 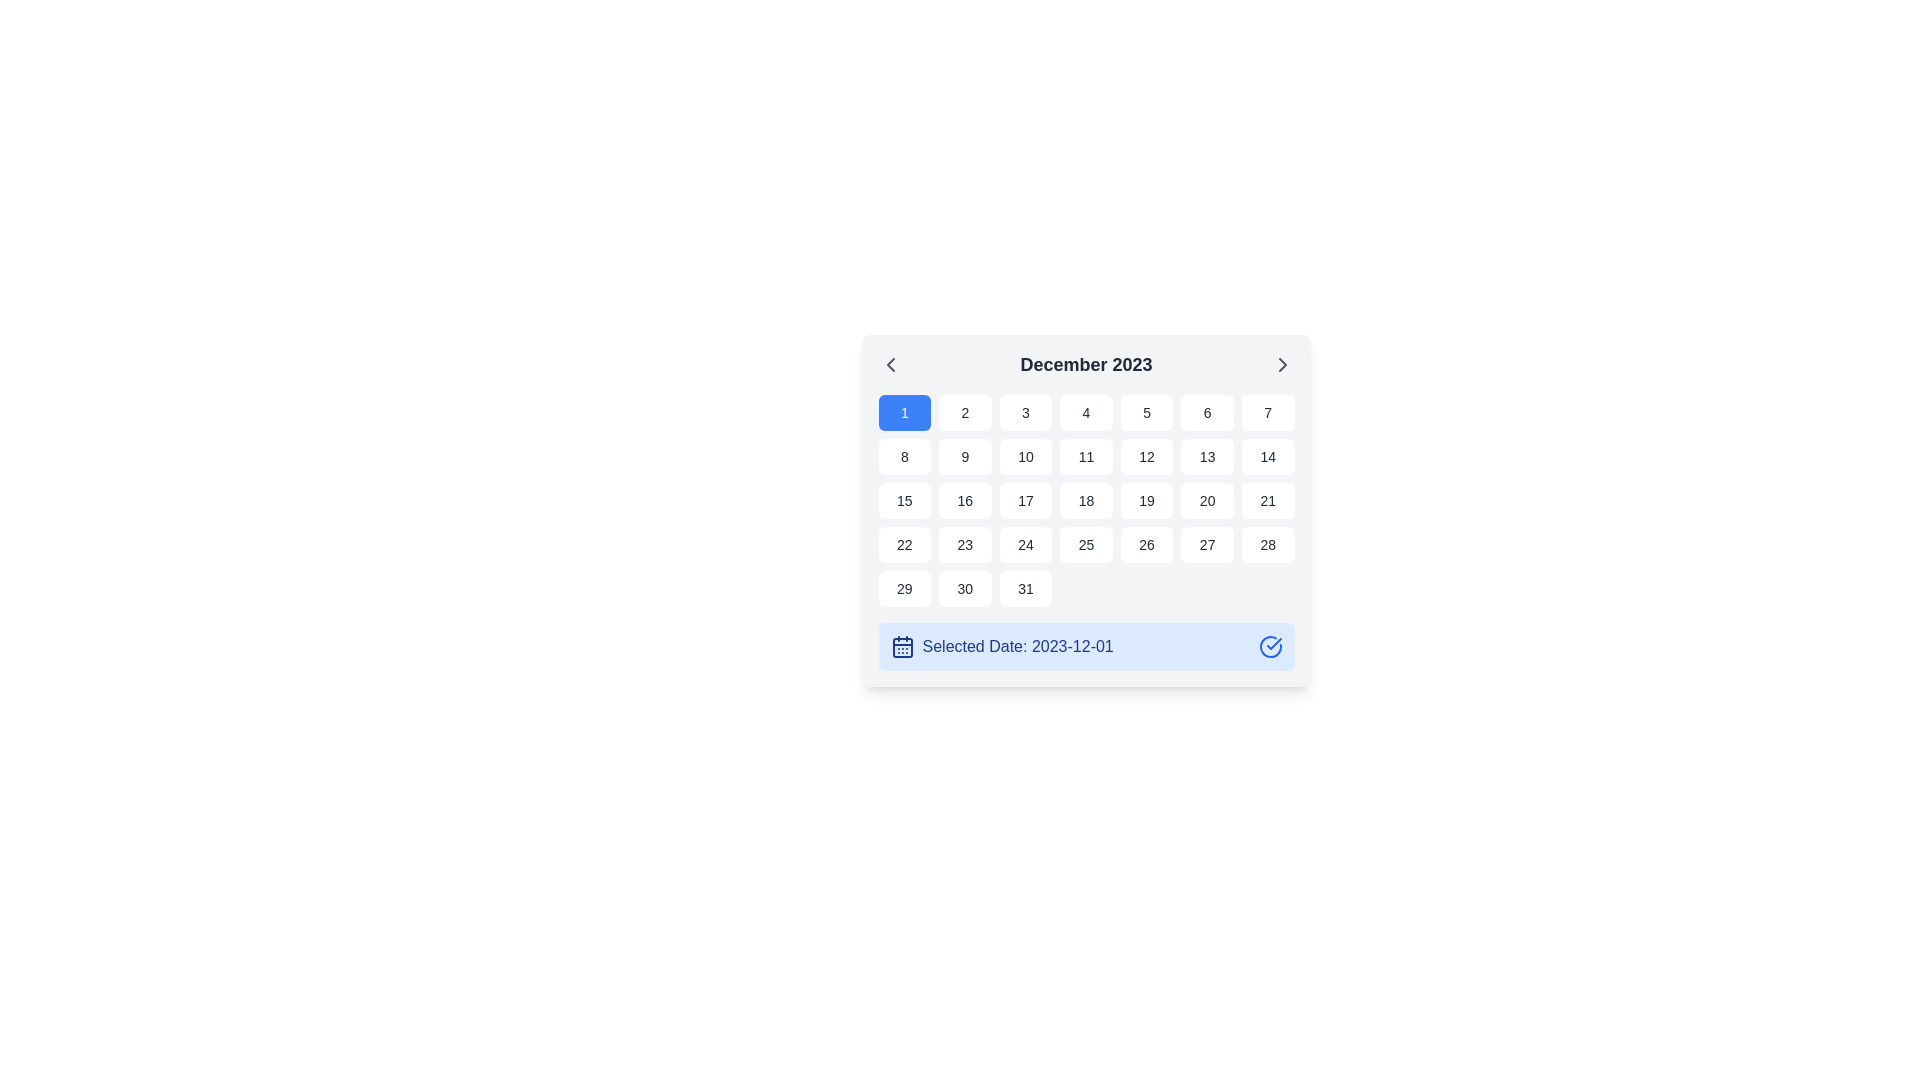 What do you see at coordinates (903, 544) in the screenshot?
I see `the interactive day selection button located in the fourth row and first column of the calendar grid` at bounding box center [903, 544].